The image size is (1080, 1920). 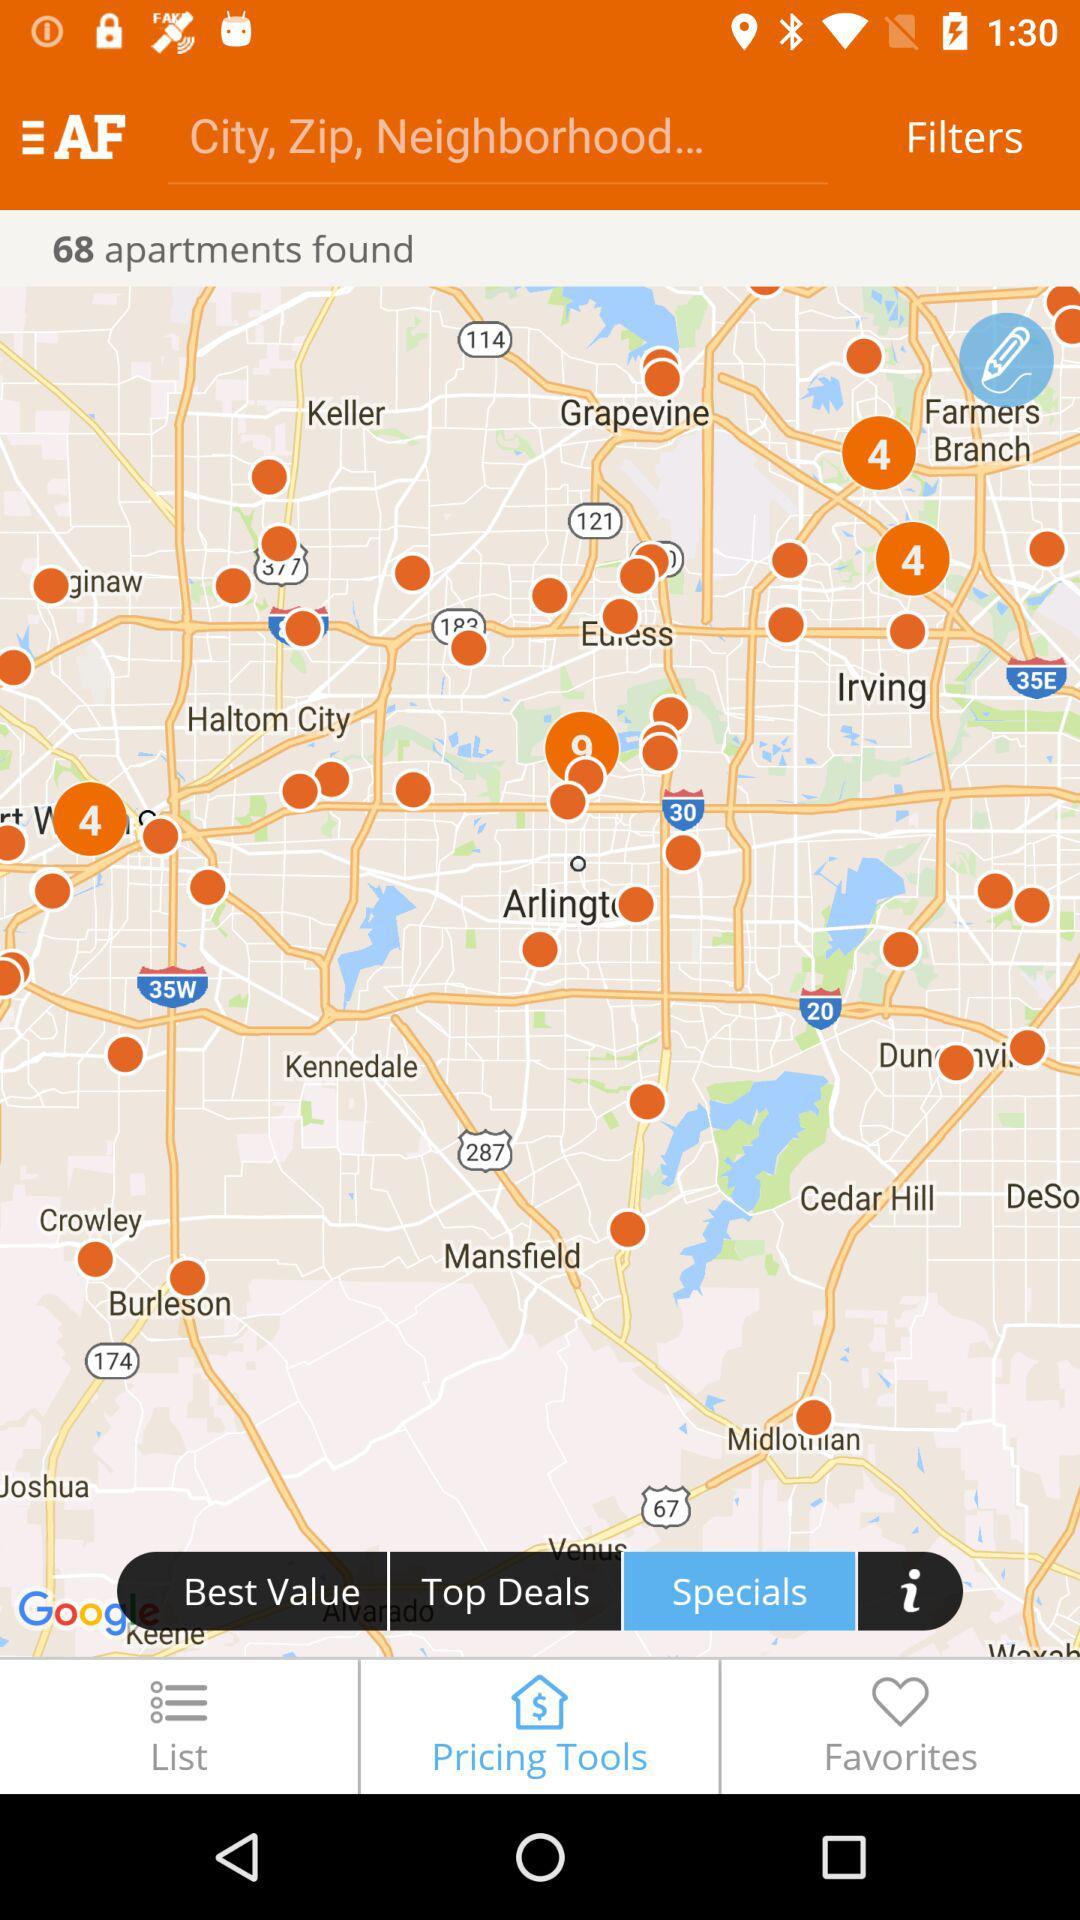 I want to click on search the new deals, so click(x=910, y=1589).